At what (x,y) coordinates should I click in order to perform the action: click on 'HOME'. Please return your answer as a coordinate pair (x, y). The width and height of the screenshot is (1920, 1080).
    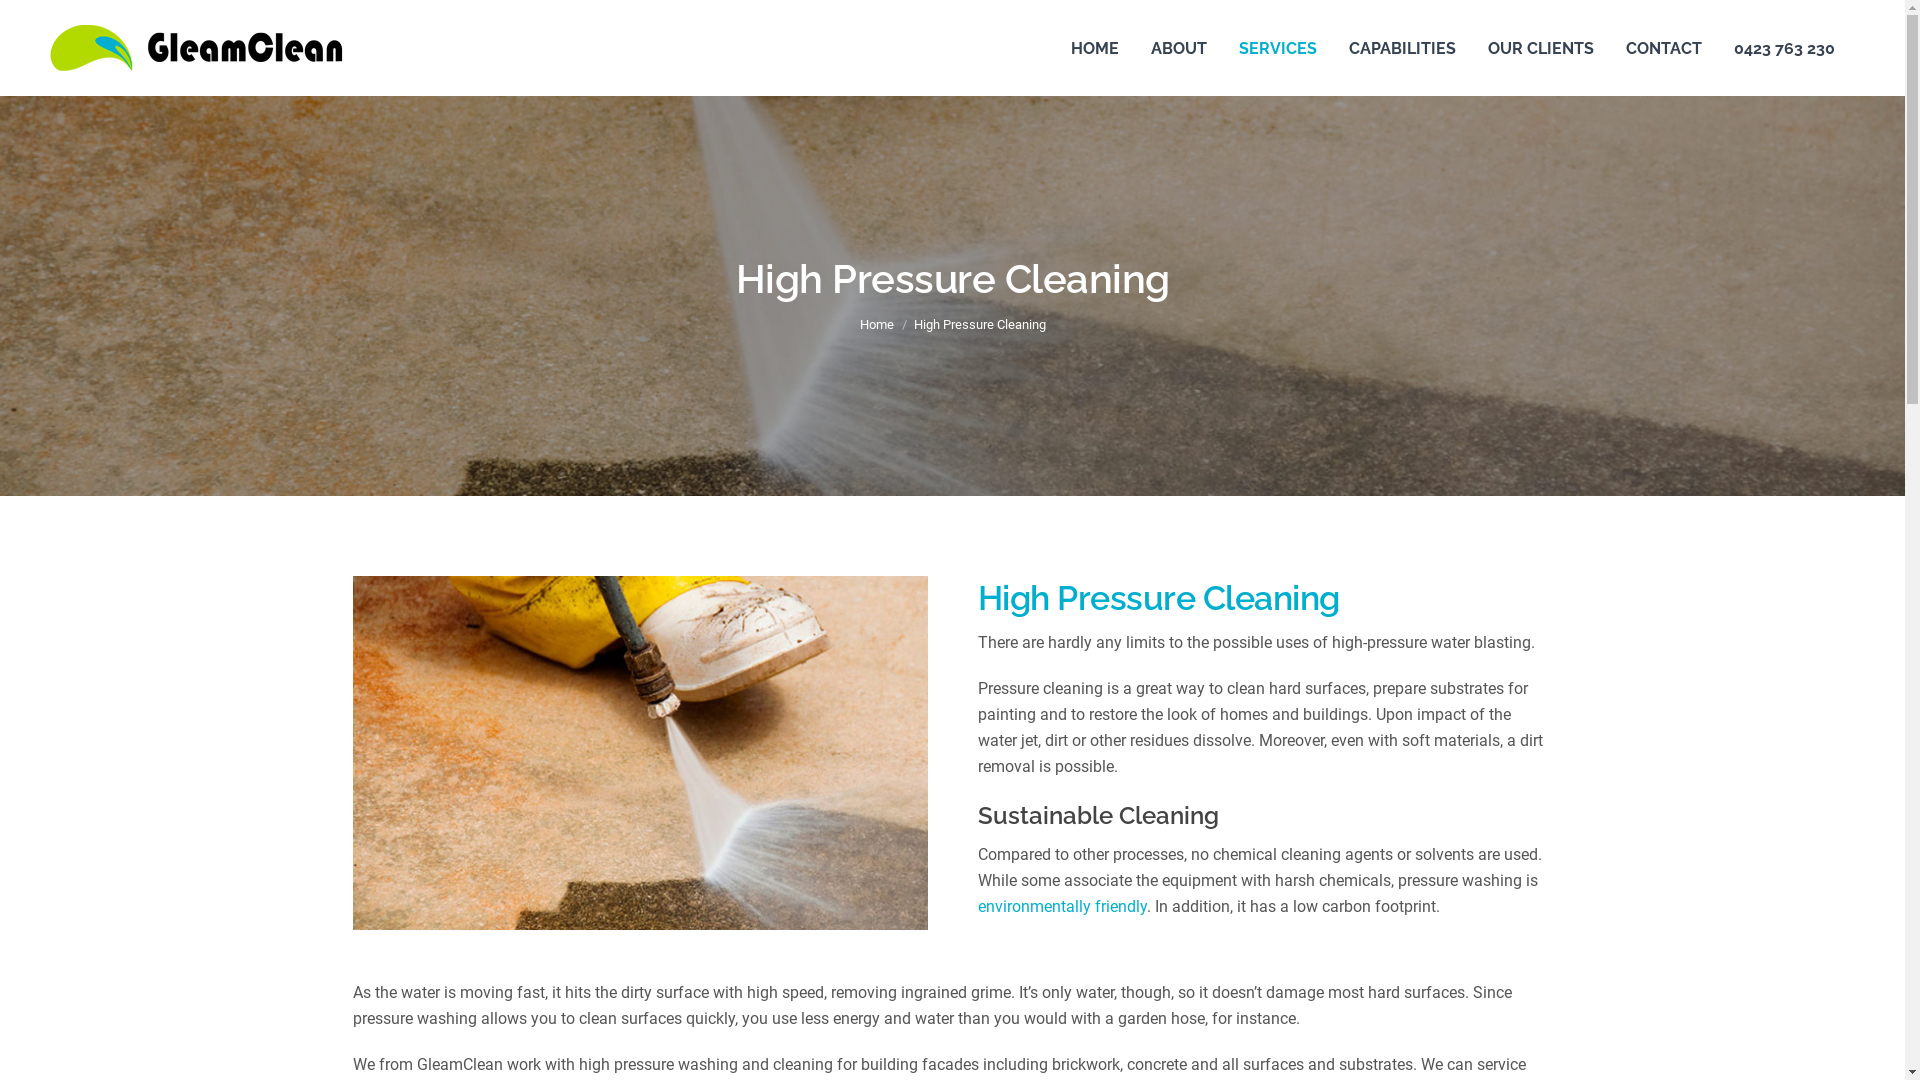
    Looking at the image, I should click on (1093, 46).